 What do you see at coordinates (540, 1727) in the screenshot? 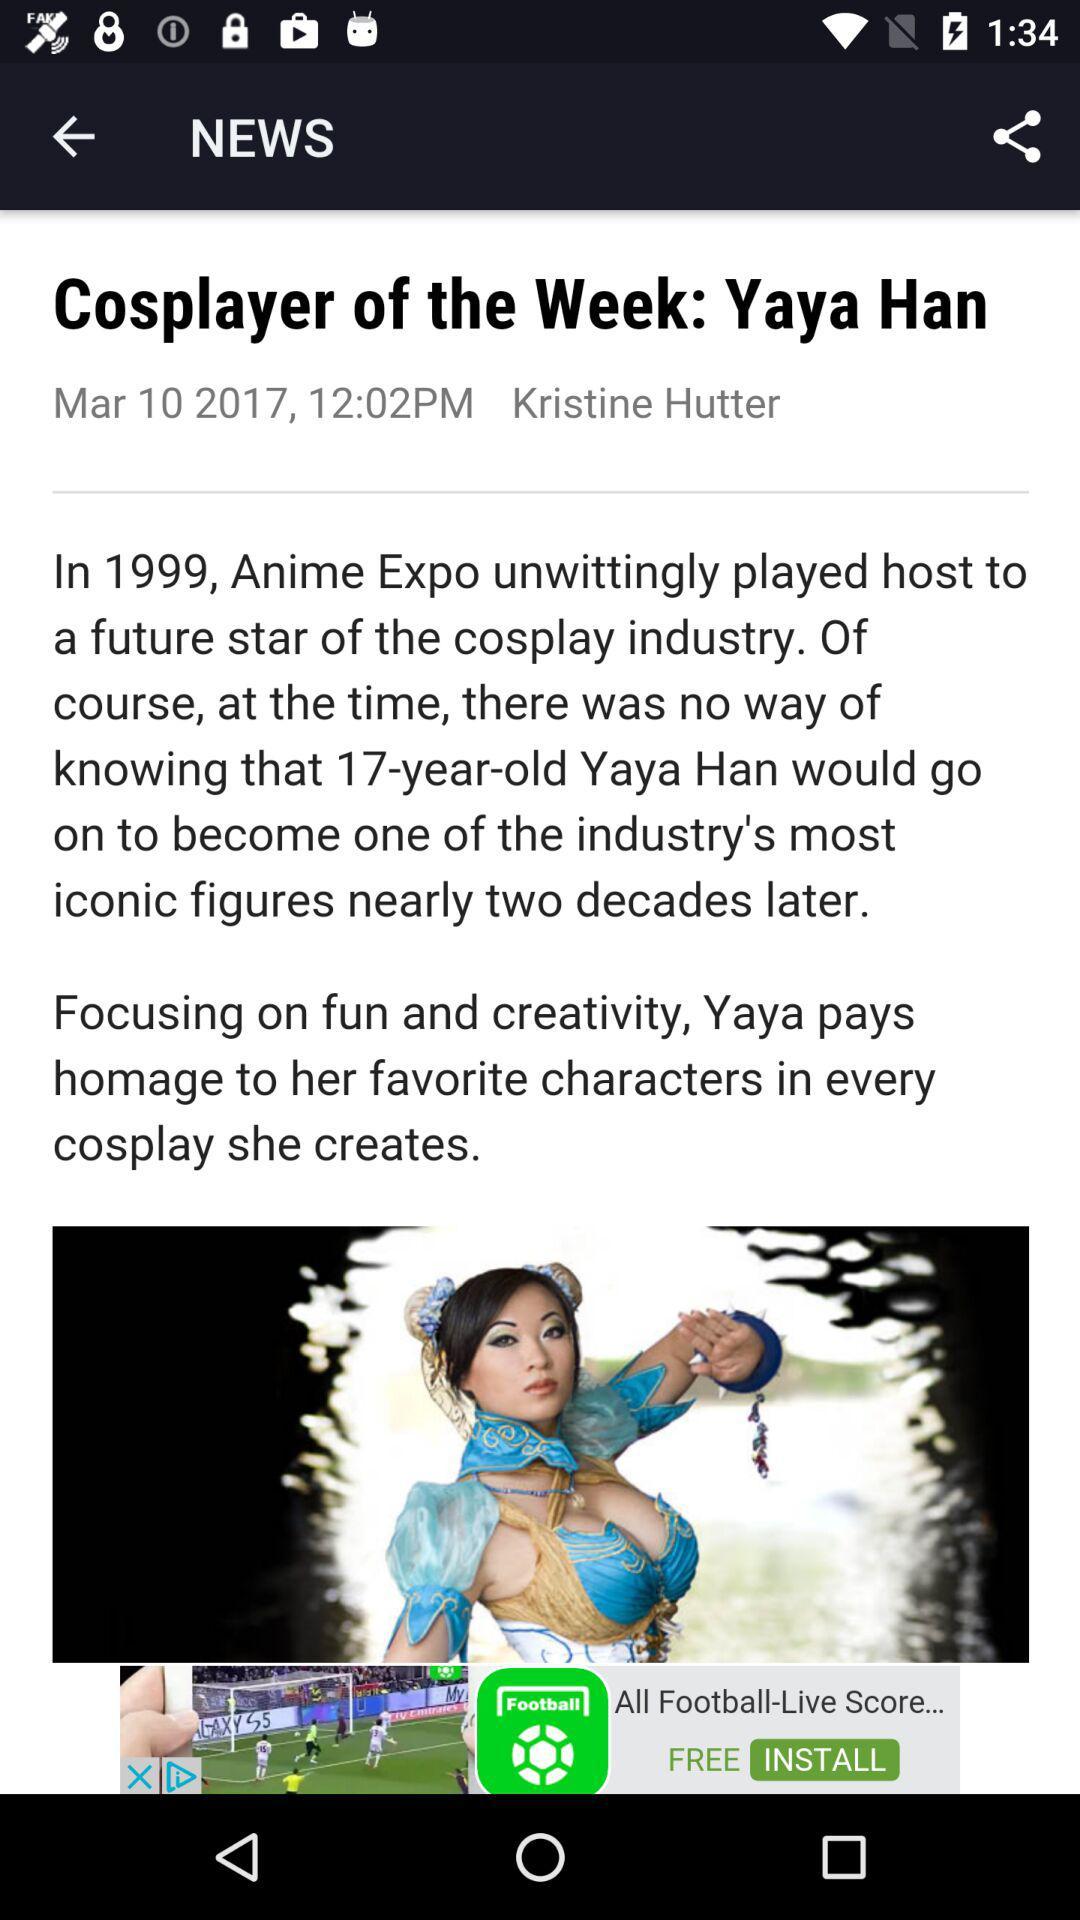
I see `just a advertisement` at bounding box center [540, 1727].